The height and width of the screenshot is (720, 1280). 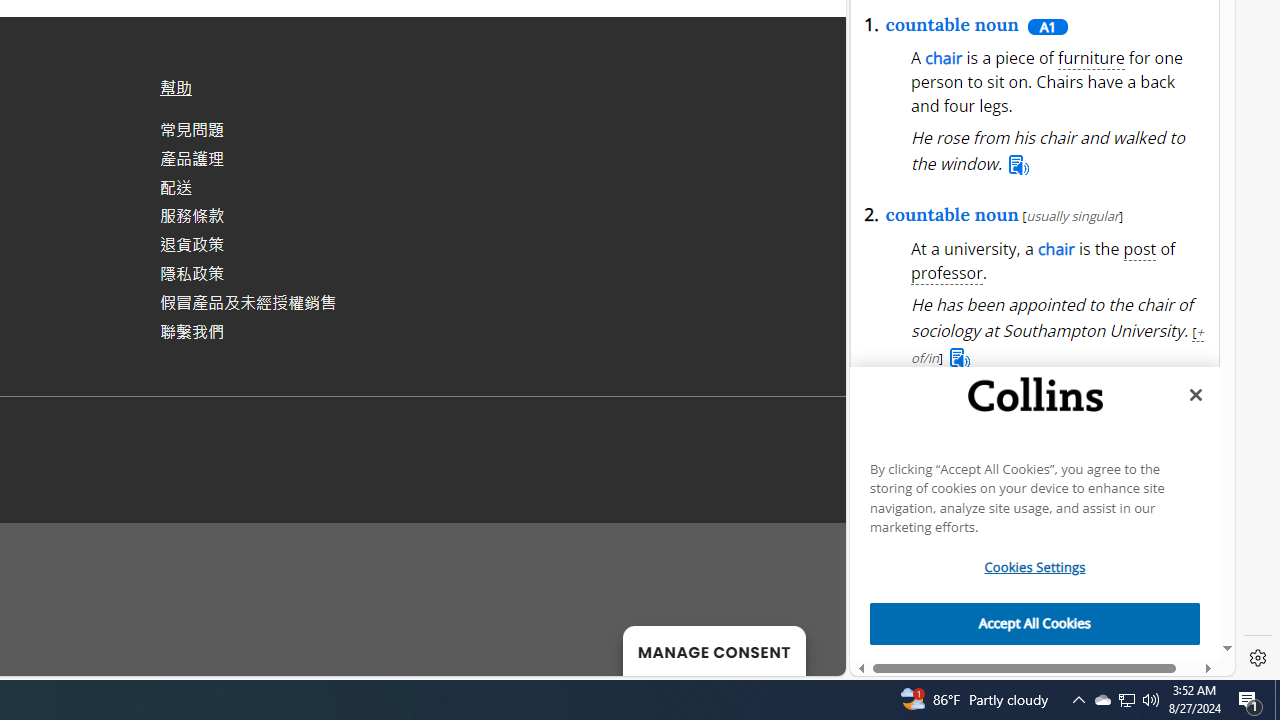 What do you see at coordinates (1139, 249) in the screenshot?
I see `'post'` at bounding box center [1139, 249].